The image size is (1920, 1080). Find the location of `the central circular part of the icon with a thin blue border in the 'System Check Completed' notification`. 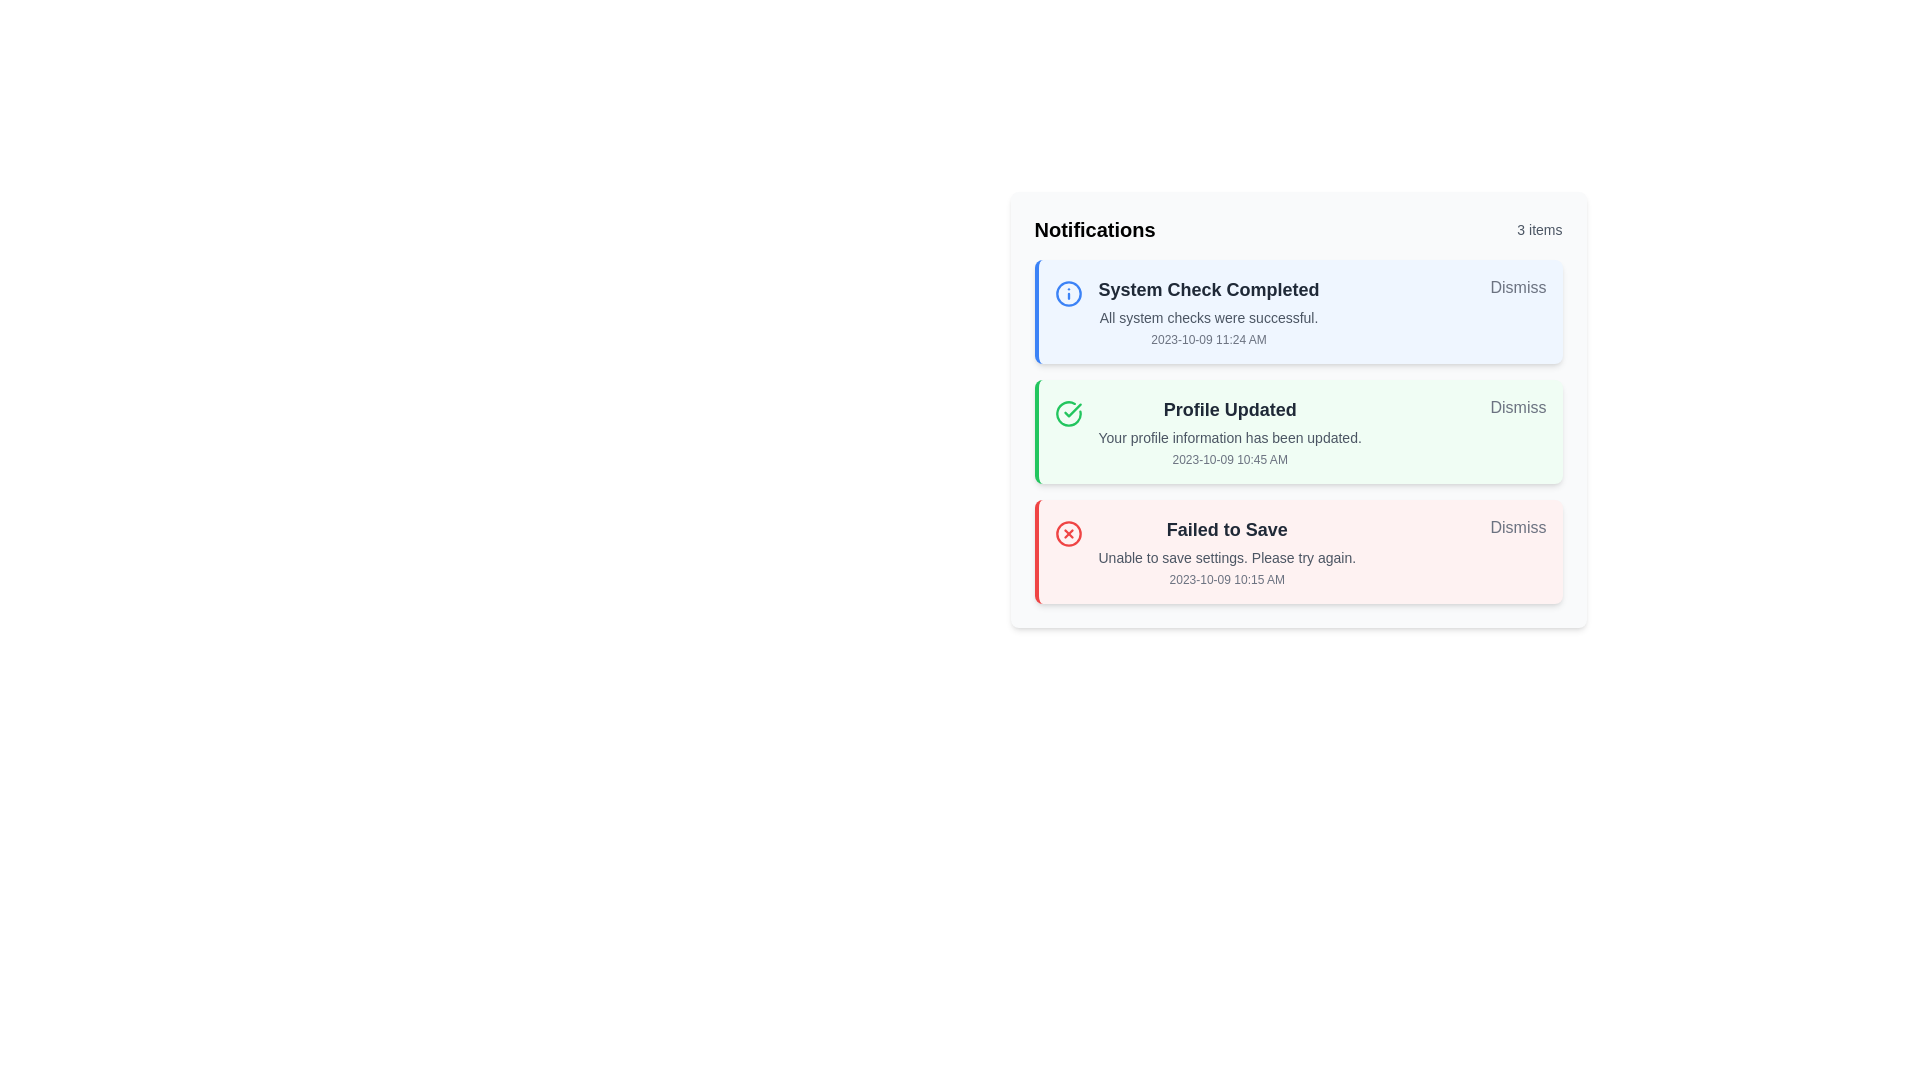

the central circular part of the icon with a thin blue border in the 'System Check Completed' notification is located at coordinates (1067, 293).